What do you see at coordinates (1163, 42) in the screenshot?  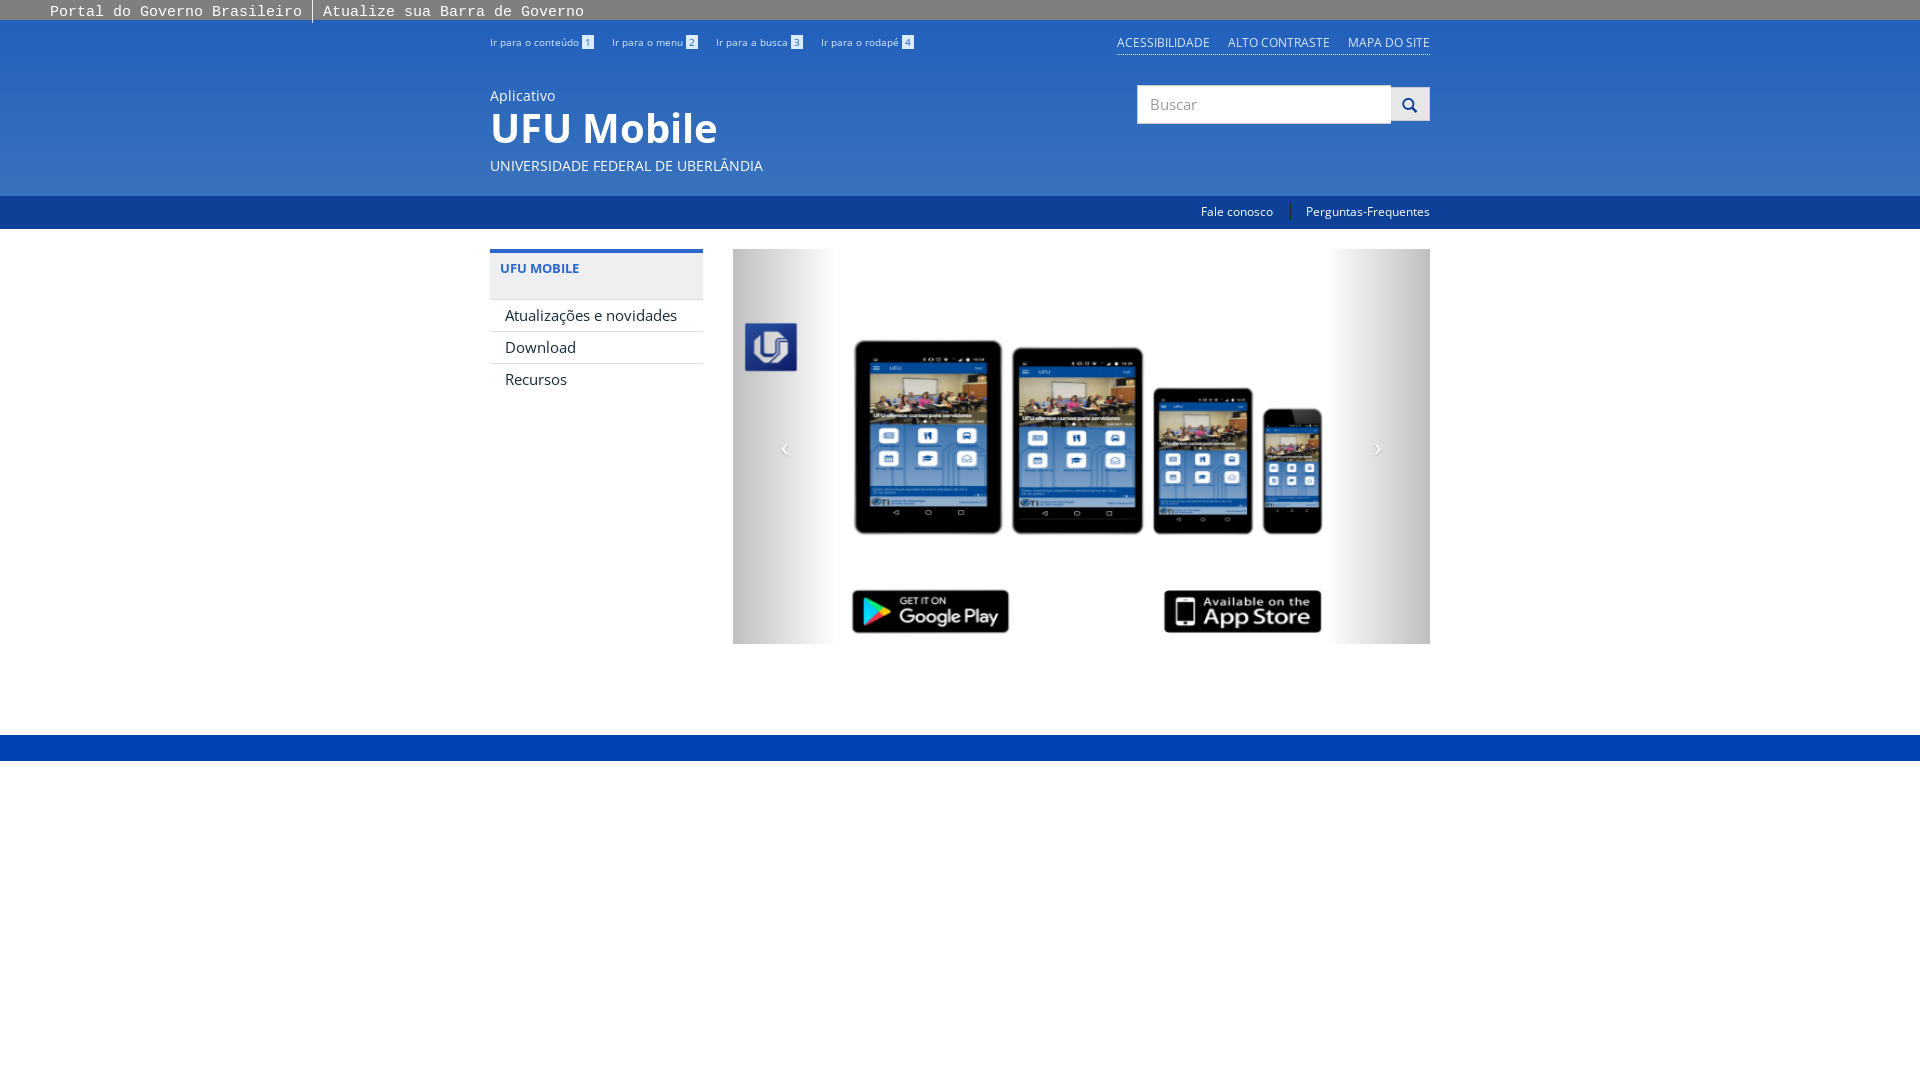 I see `'ACESSIBILIDADE'` at bounding box center [1163, 42].